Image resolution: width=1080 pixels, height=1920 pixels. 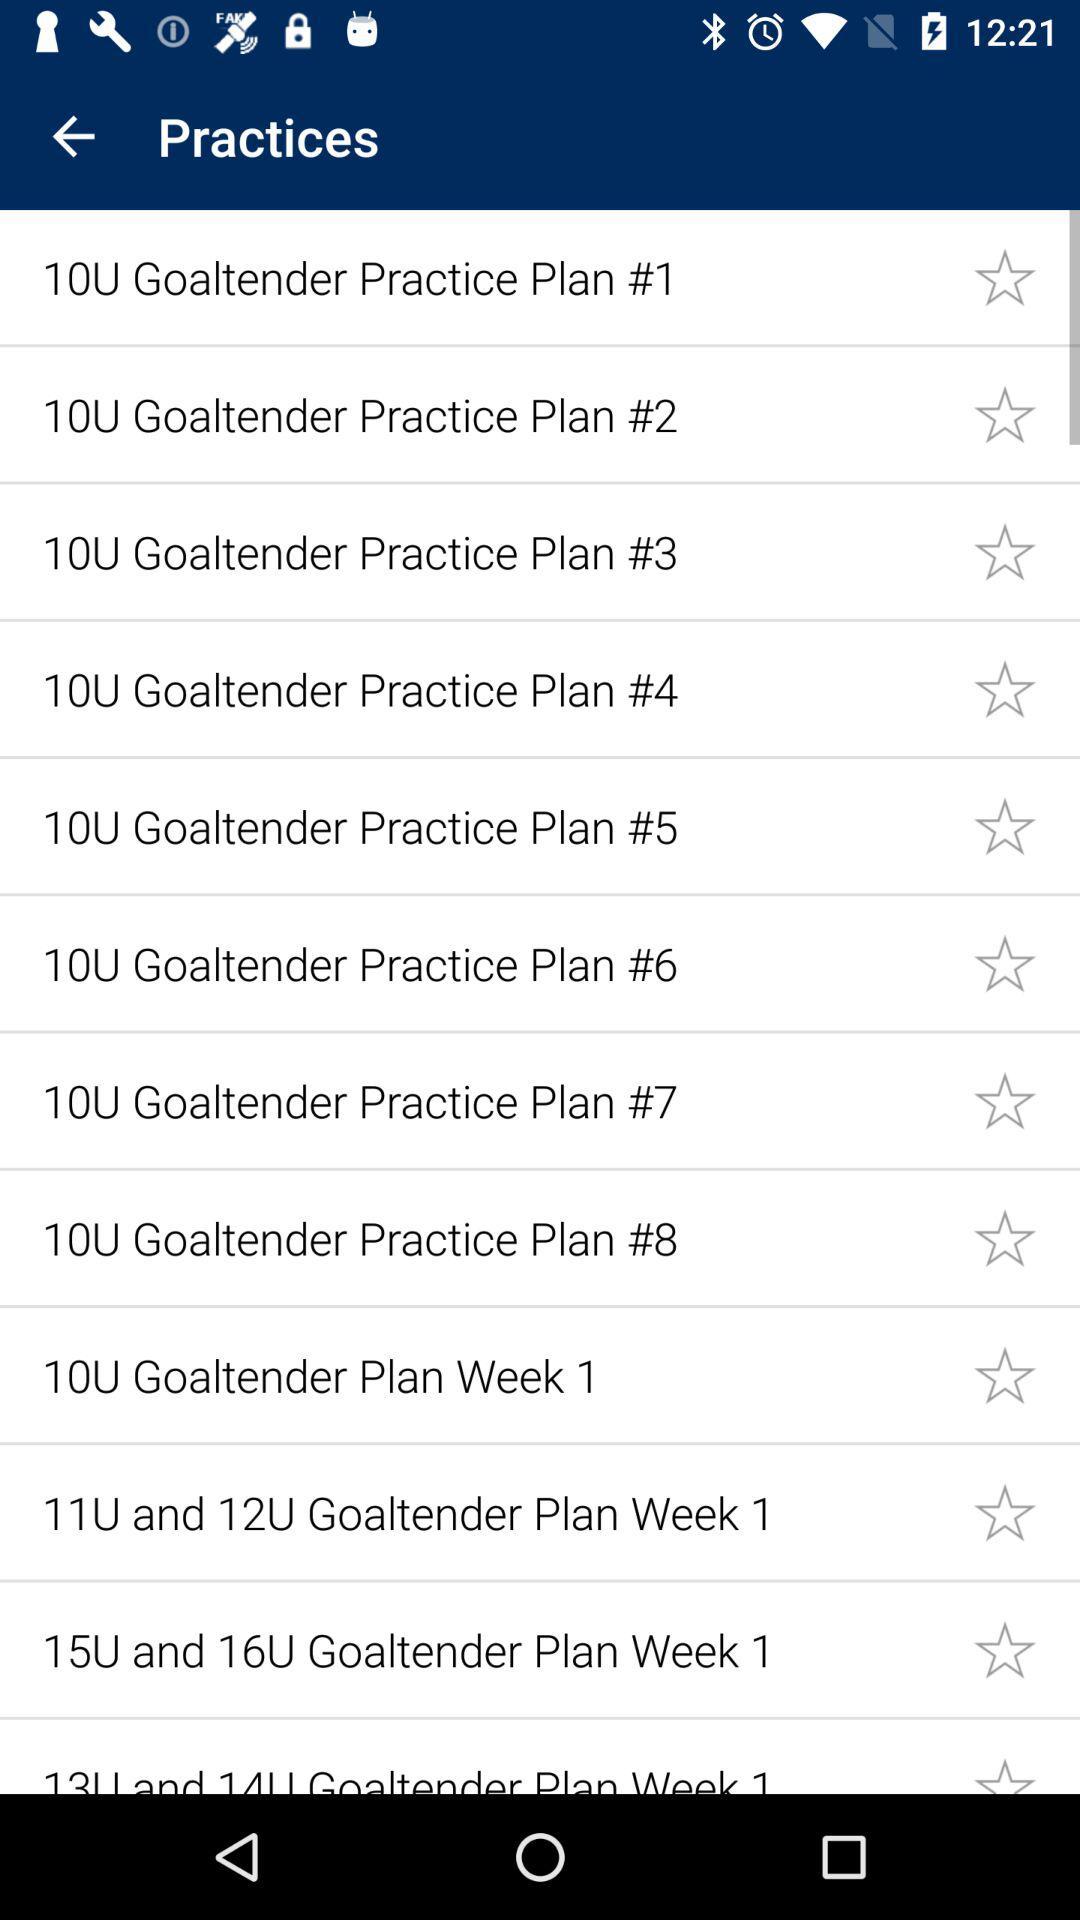 I want to click on favorite, so click(x=1026, y=275).